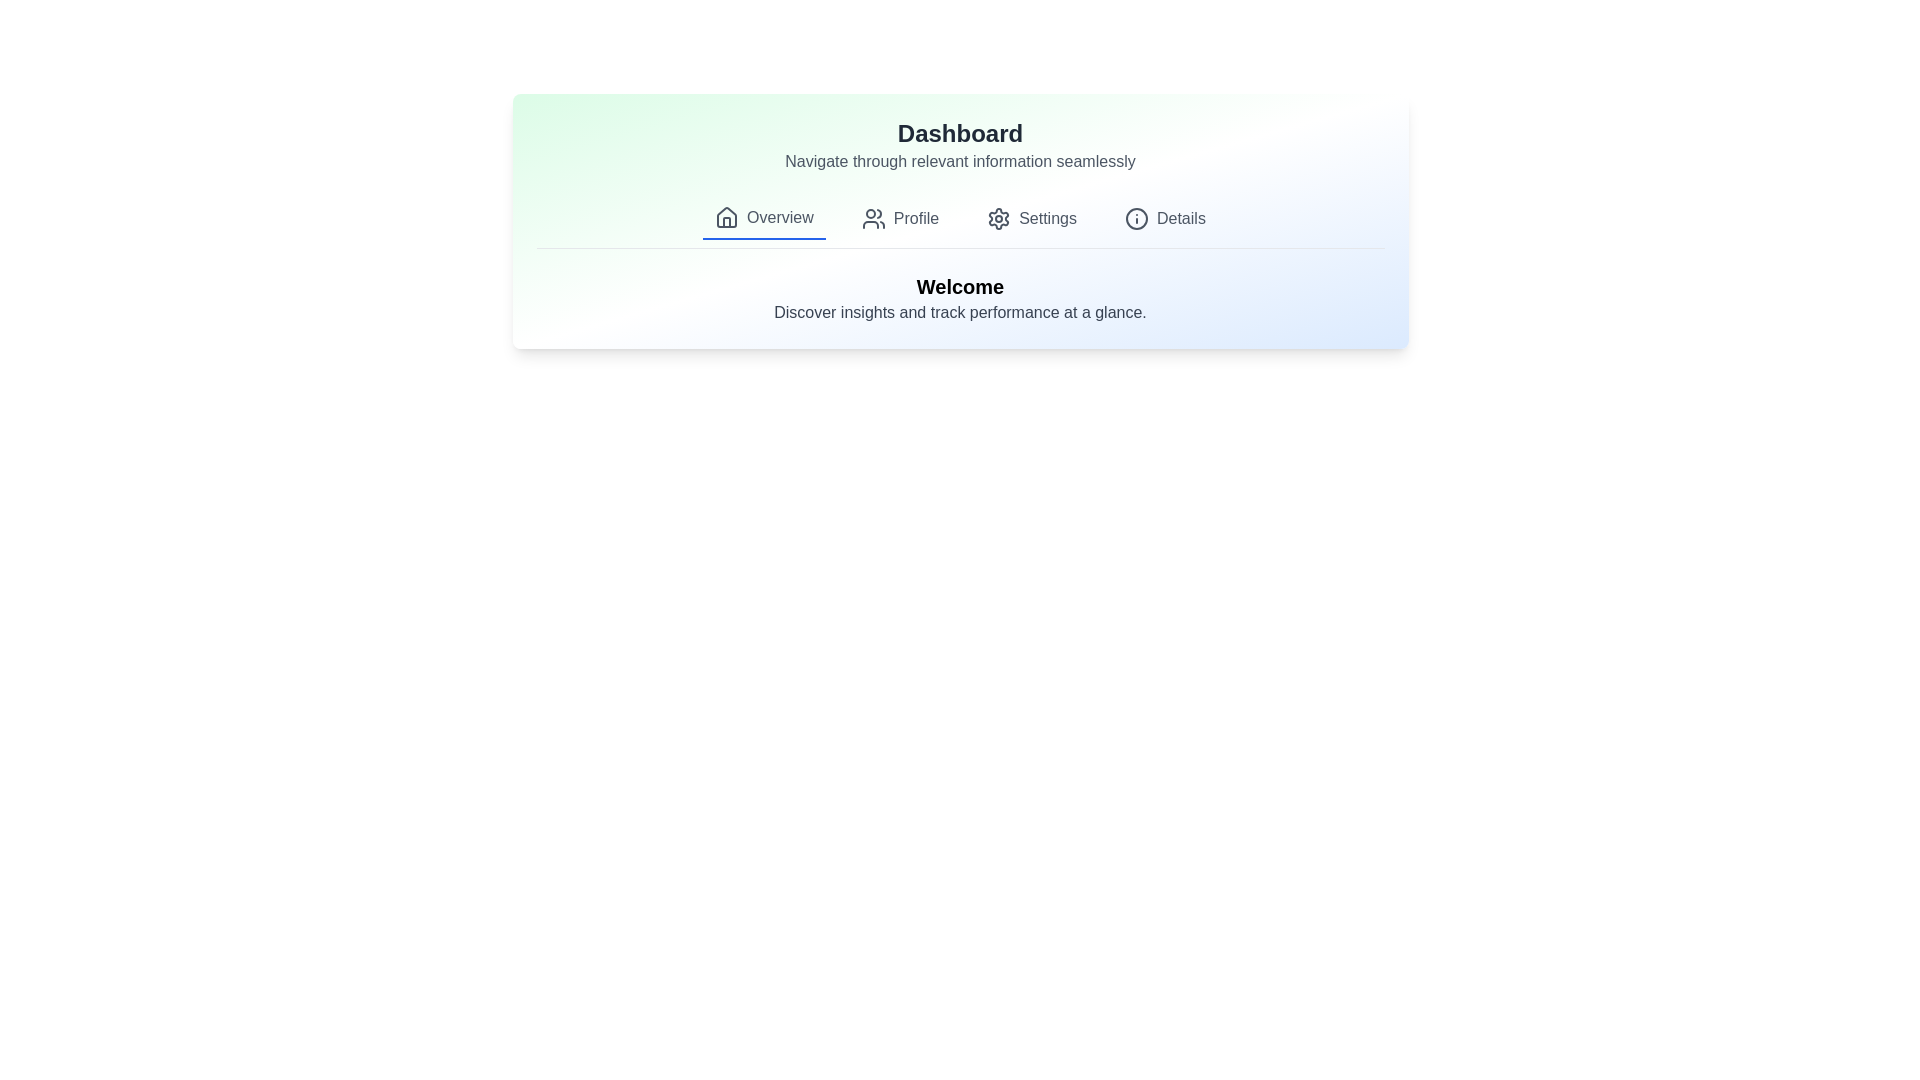 The height and width of the screenshot is (1080, 1920). Describe the element at coordinates (899, 219) in the screenshot. I see `the Profile tab, which is the second tab from the left in the horizontal navigation, positioned between 'Overview' and 'Settings'` at that location.